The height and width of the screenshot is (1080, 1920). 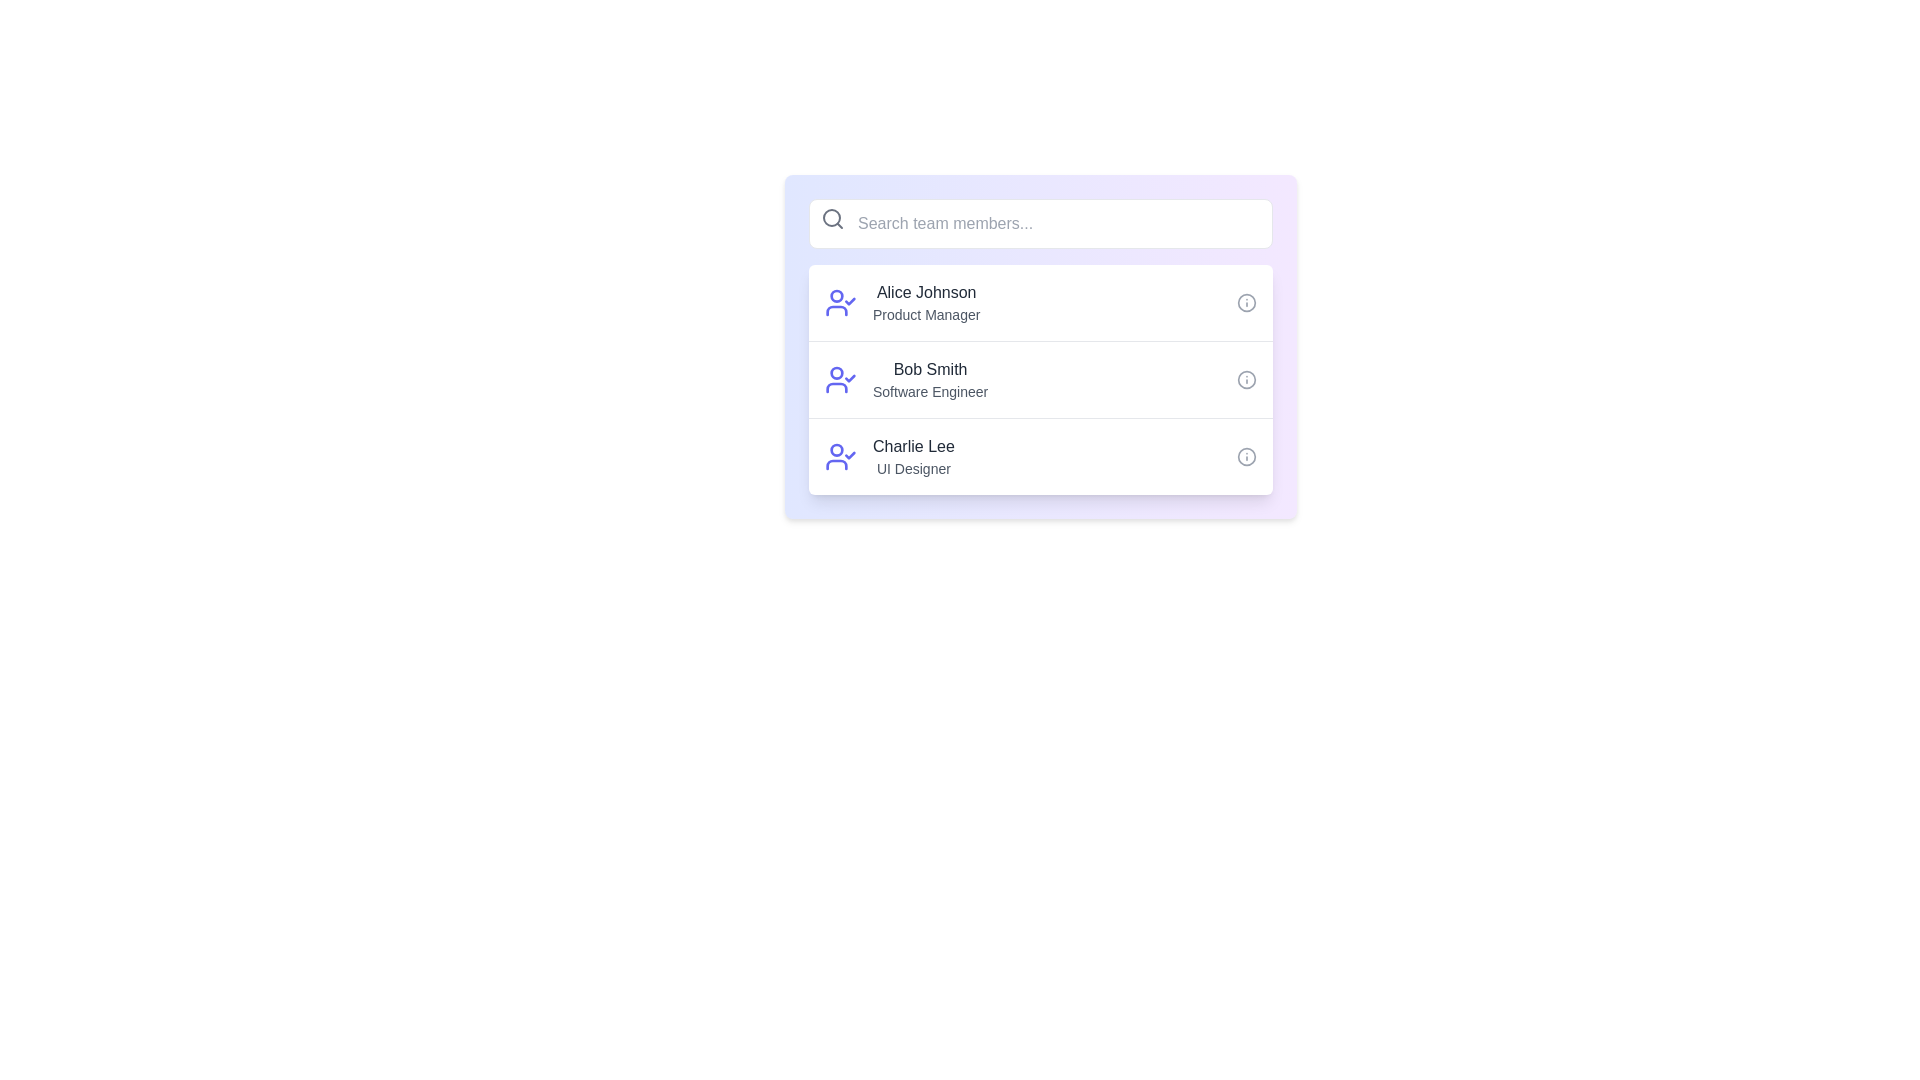 What do you see at coordinates (1246, 456) in the screenshot?
I see `the icon located next to 'Charlie Lee' in the user profiles list at the bottommost entry` at bounding box center [1246, 456].